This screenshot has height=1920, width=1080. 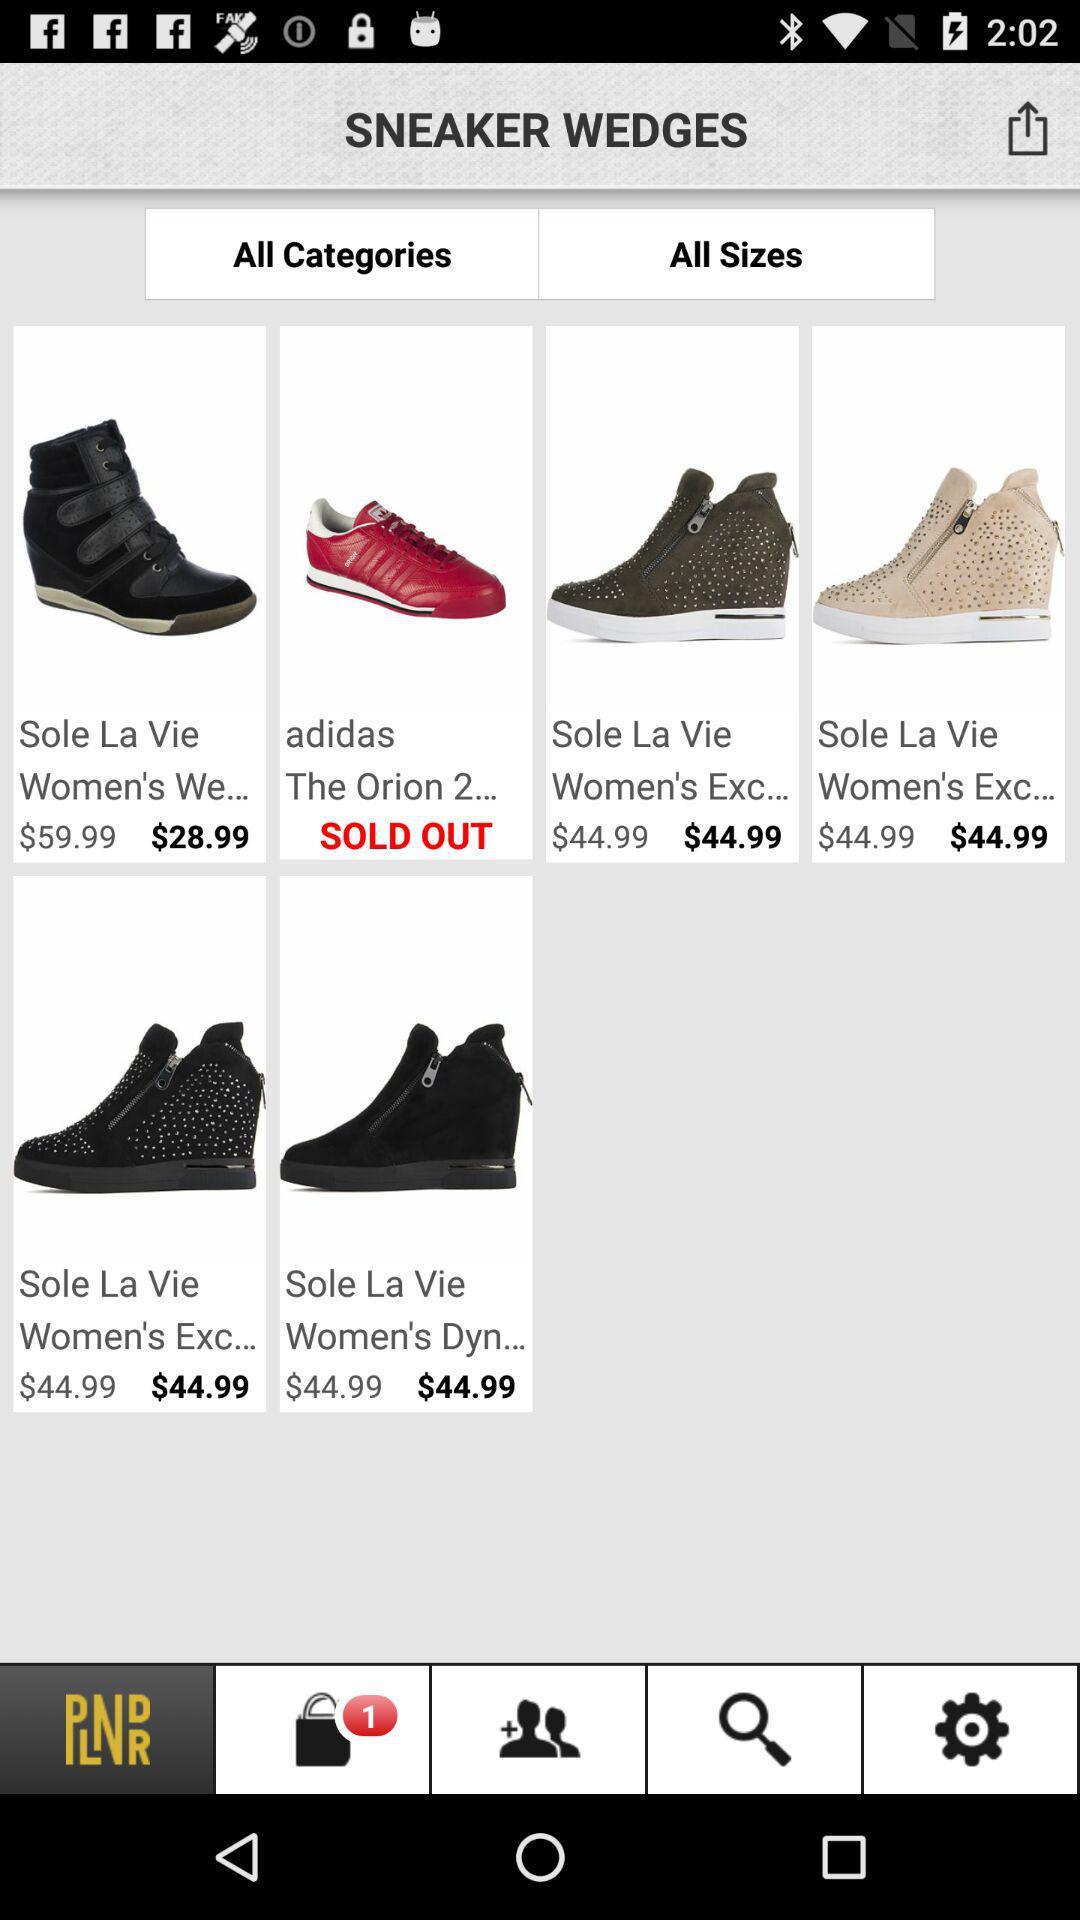 What do you see at coordinates (341, 252) in the screenshot?
I see `the app next to the all sizes item` at bounding box center [341, 252].